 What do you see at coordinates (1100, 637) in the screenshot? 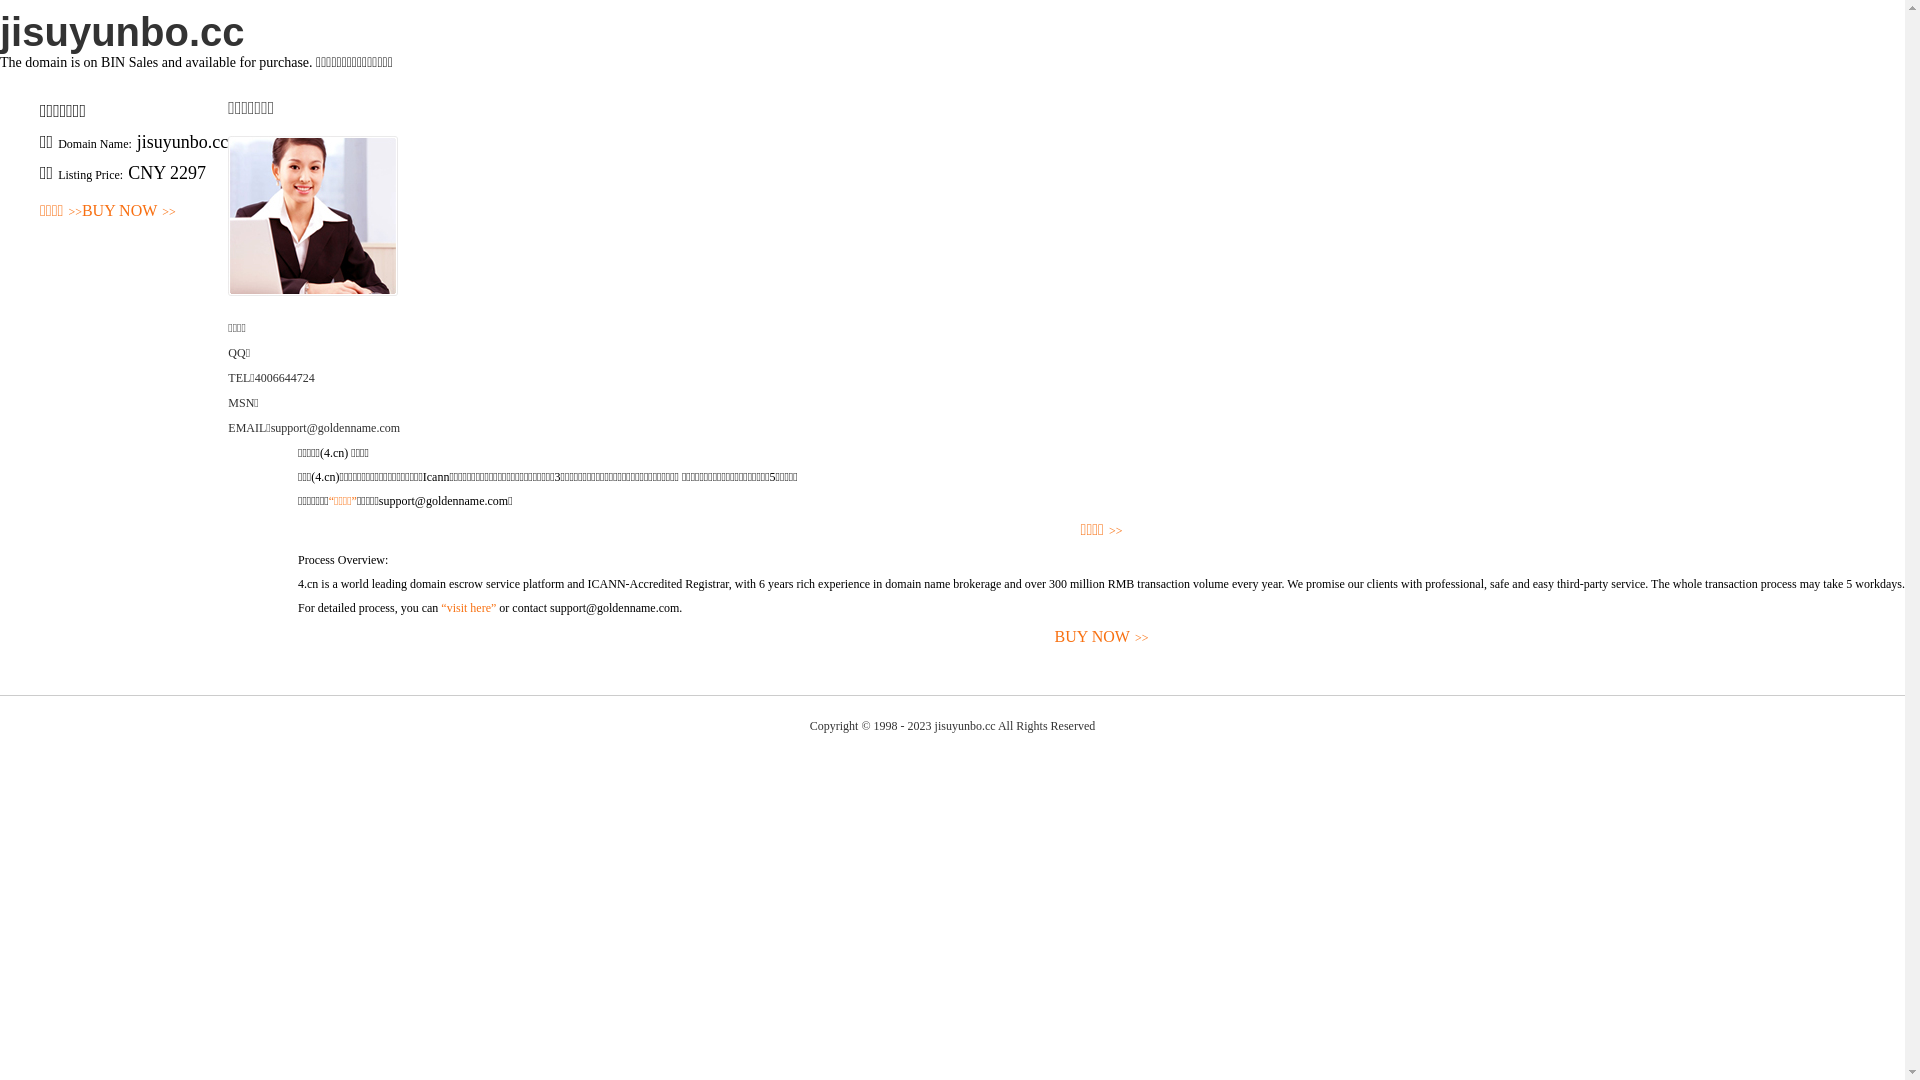
I see `'BUY NOW>>'` at bounding box center [1100, 637].